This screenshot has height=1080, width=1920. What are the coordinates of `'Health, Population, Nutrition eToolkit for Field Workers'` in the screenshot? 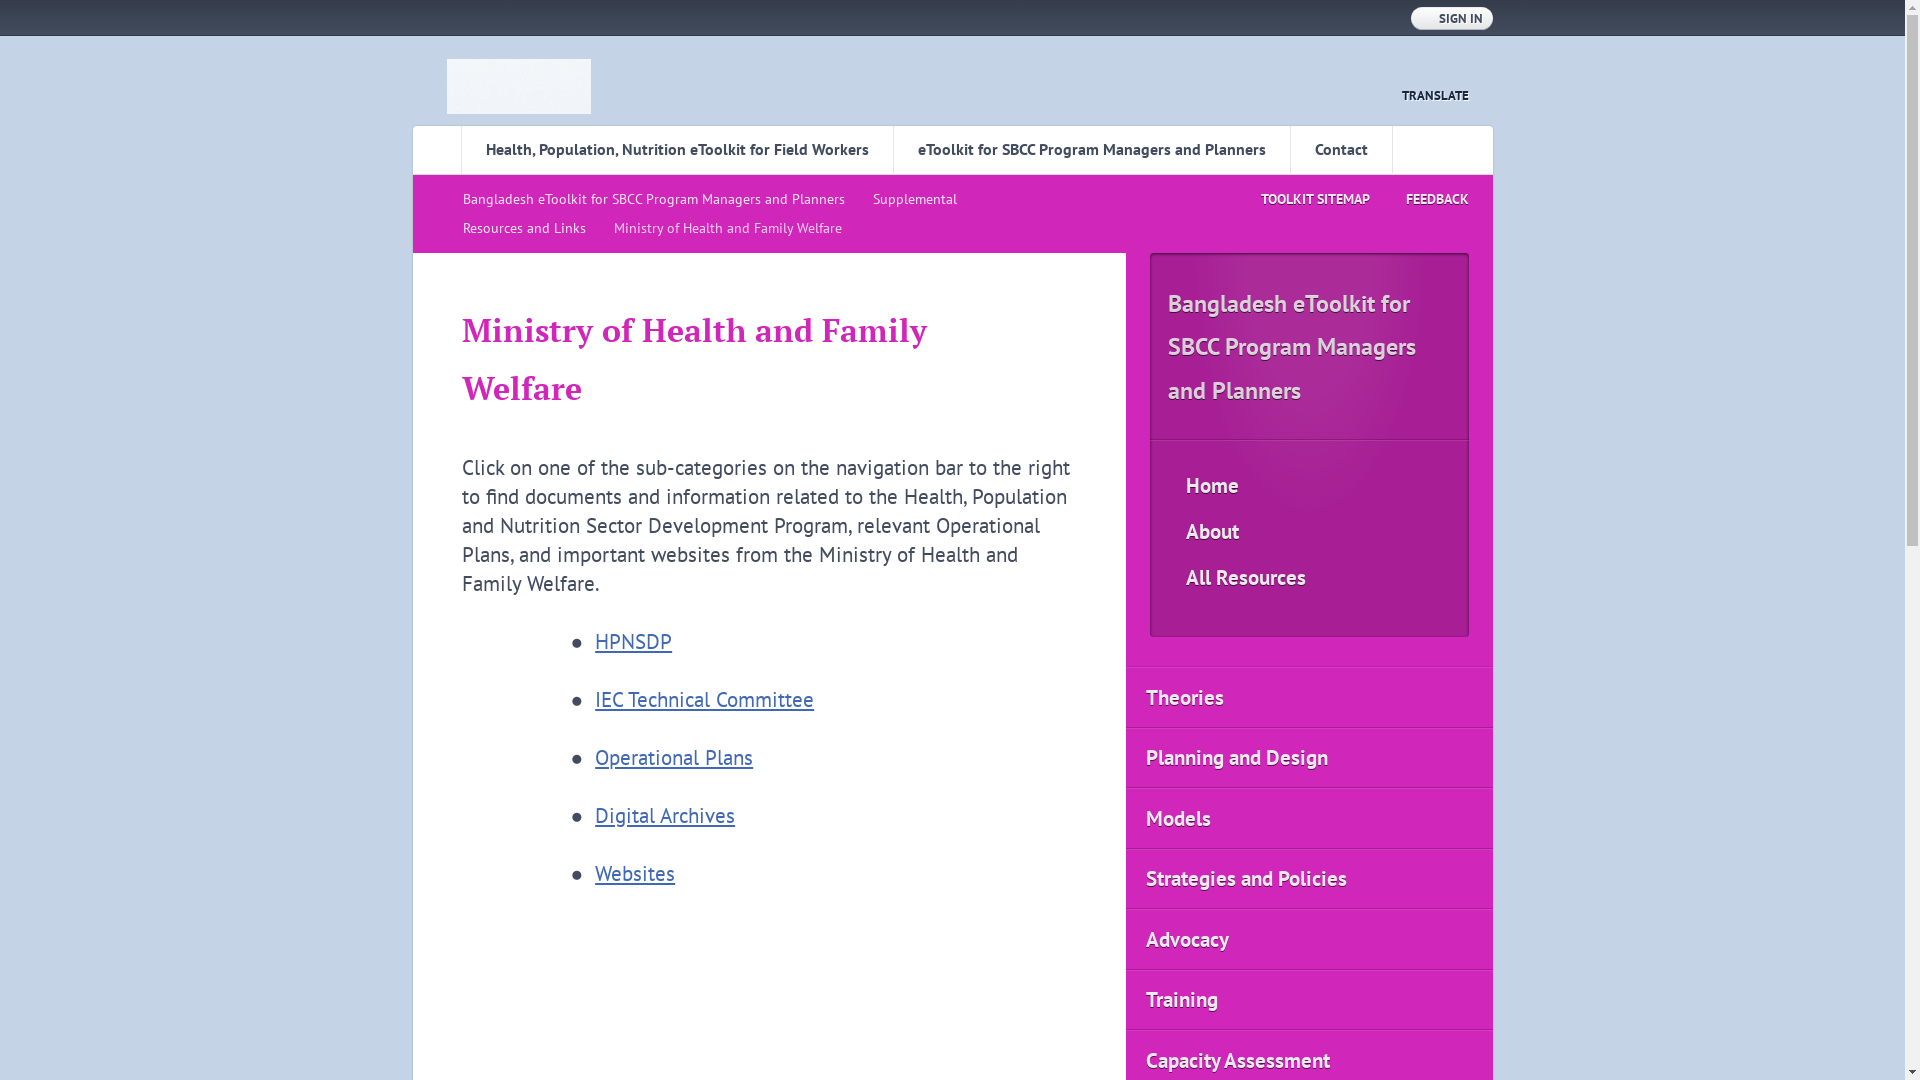 It's located at (676, 148).